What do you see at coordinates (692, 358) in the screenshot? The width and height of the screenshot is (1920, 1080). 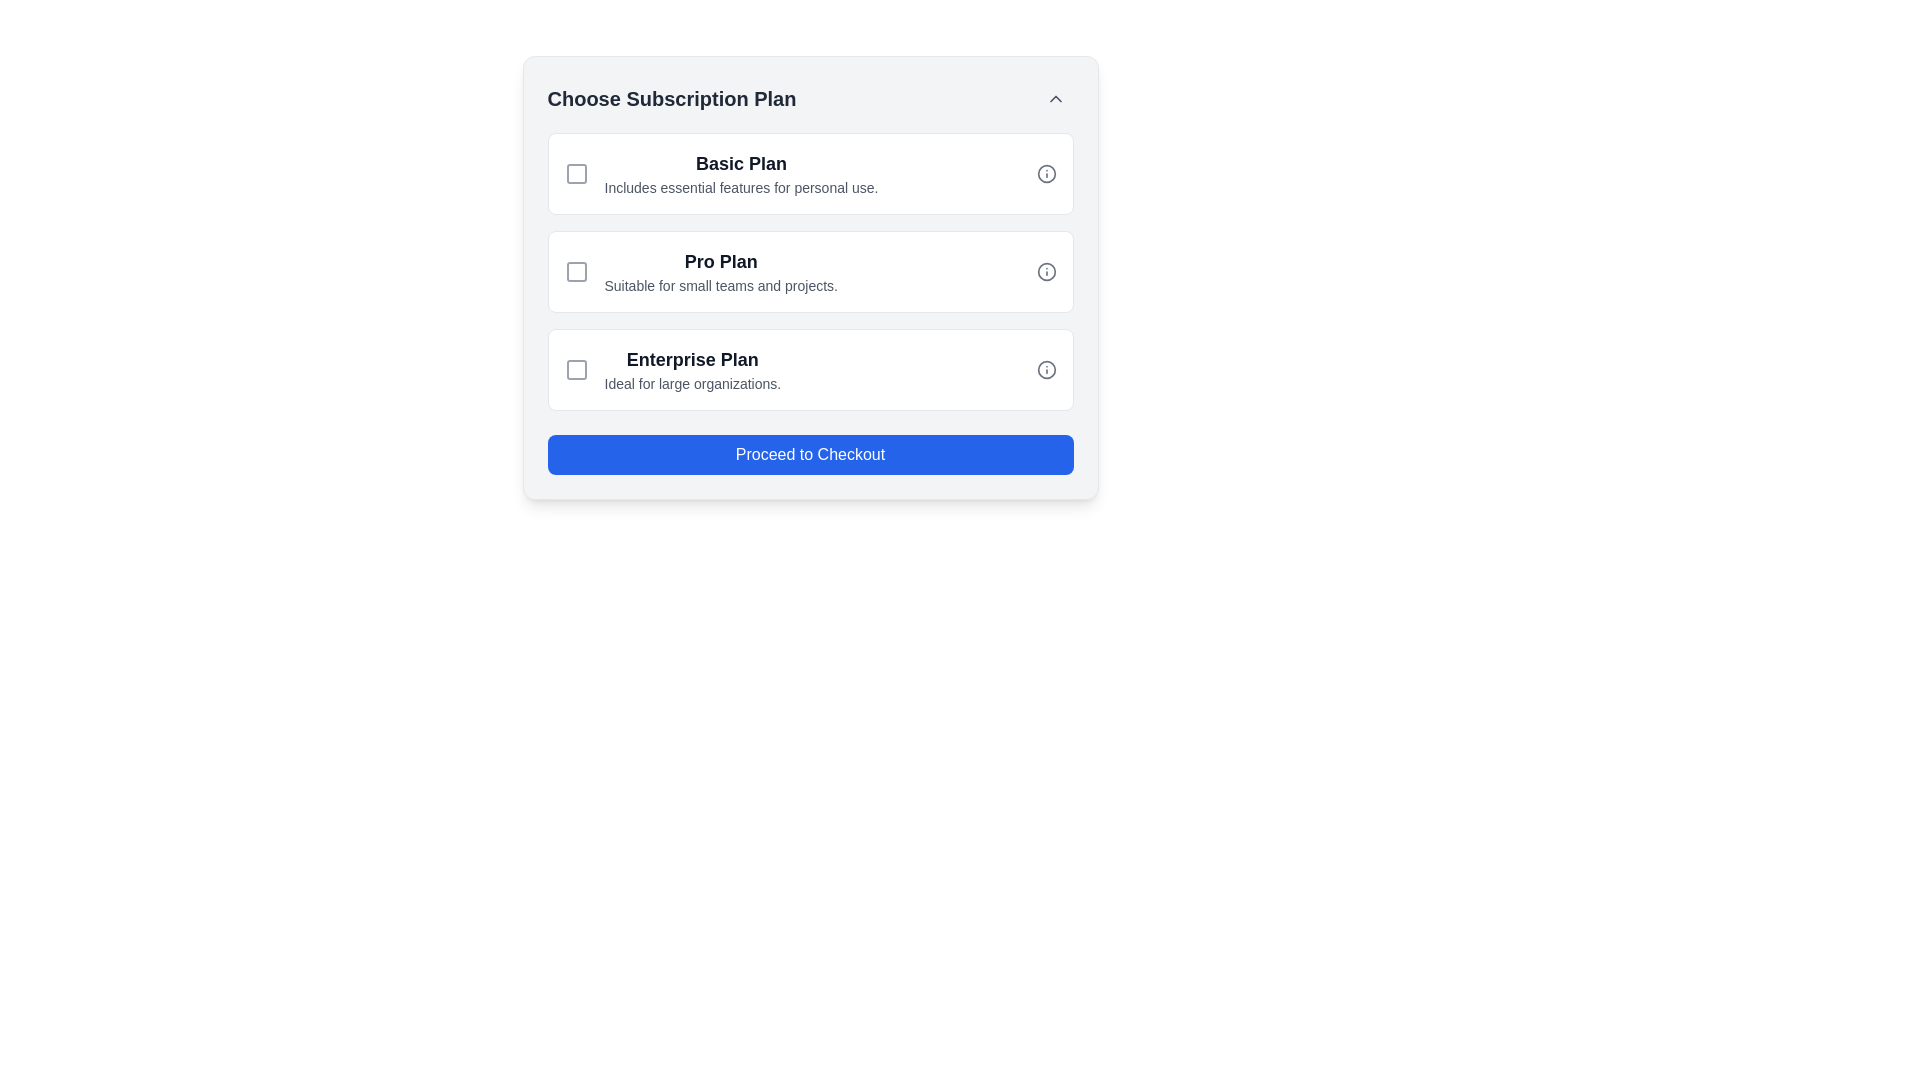 I see `the text label indicating the 'Enterprise Plan' subscription, which is located at the top of the third subscription plan box under the main heading 'Choose Subscription Plan'` at bounding box center [692, 358].